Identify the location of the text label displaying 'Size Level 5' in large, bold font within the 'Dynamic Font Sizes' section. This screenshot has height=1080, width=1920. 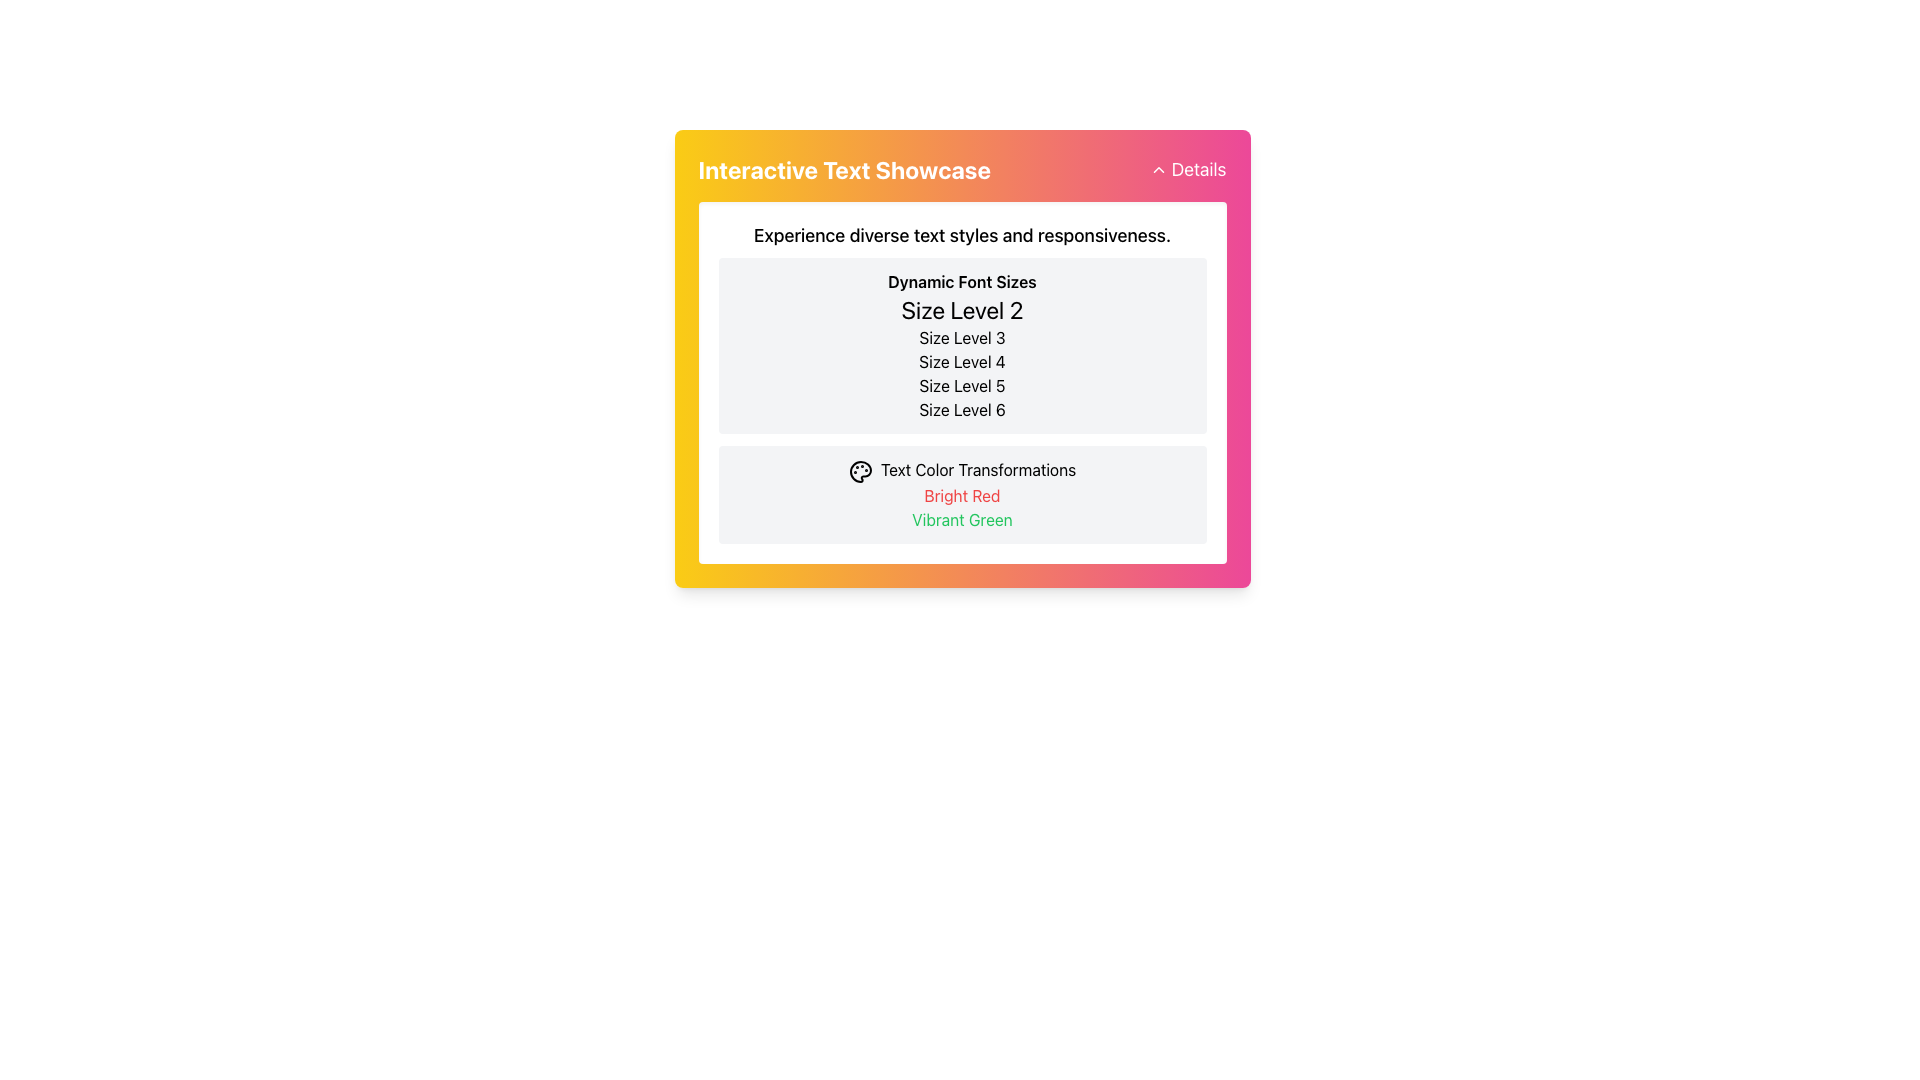
(962, 385).